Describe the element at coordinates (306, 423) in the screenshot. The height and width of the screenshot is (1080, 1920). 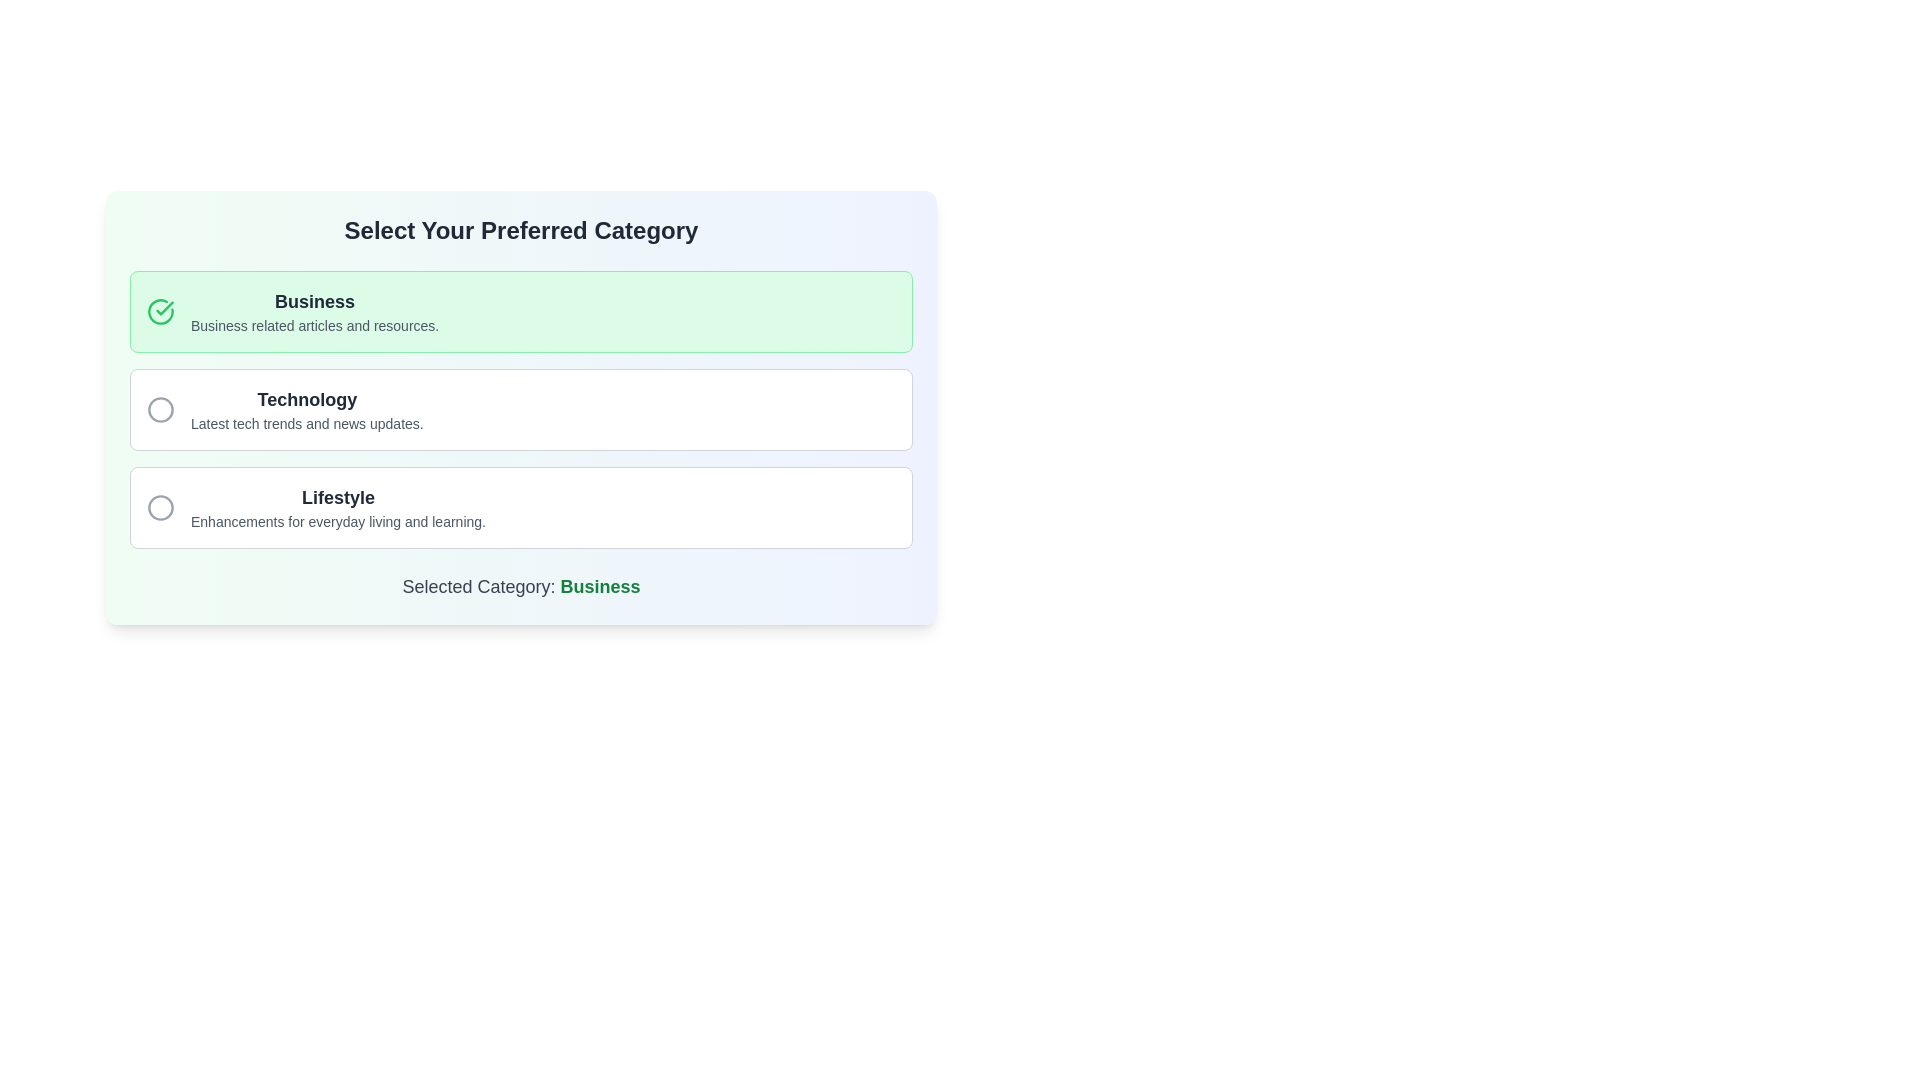
I see `the text label positioned directly beneath the 'Technology' title in the category selection interface, which provides additional context about the 'Technology' category` at that location.